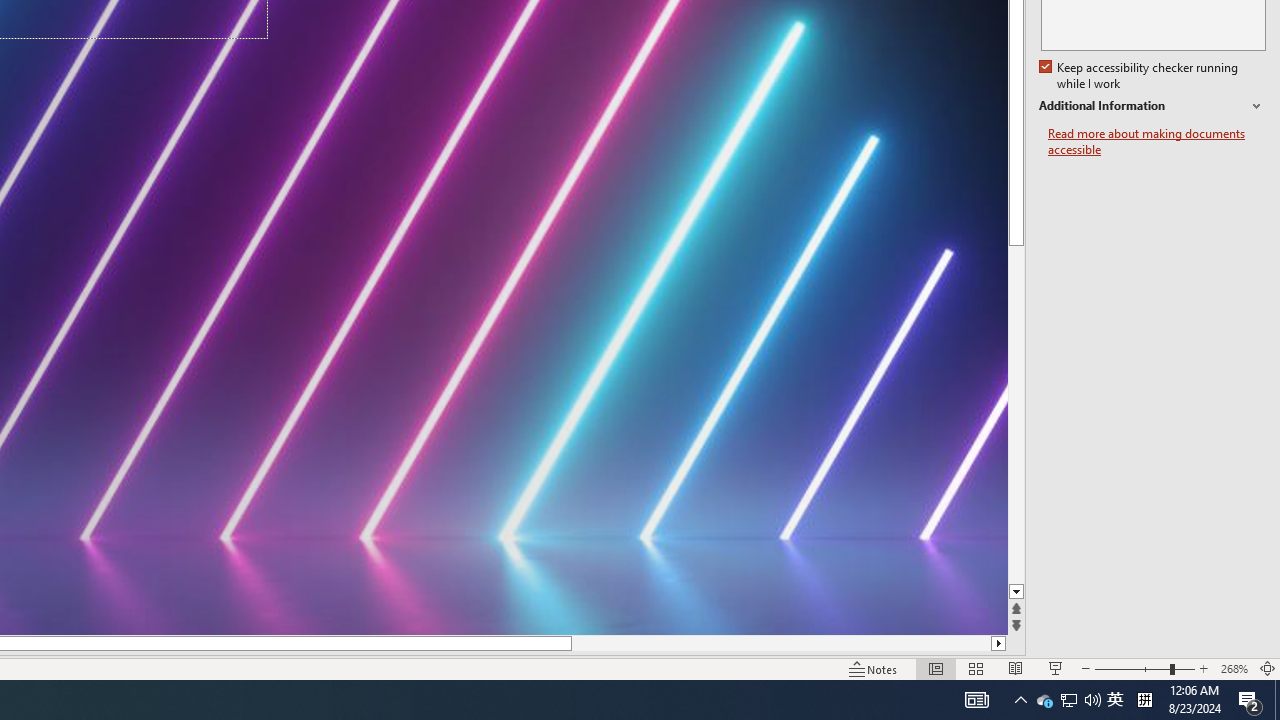  Describe the element at coordinates (1132, 669) in the screenshot. I see `'Zoom Out'` at that location.